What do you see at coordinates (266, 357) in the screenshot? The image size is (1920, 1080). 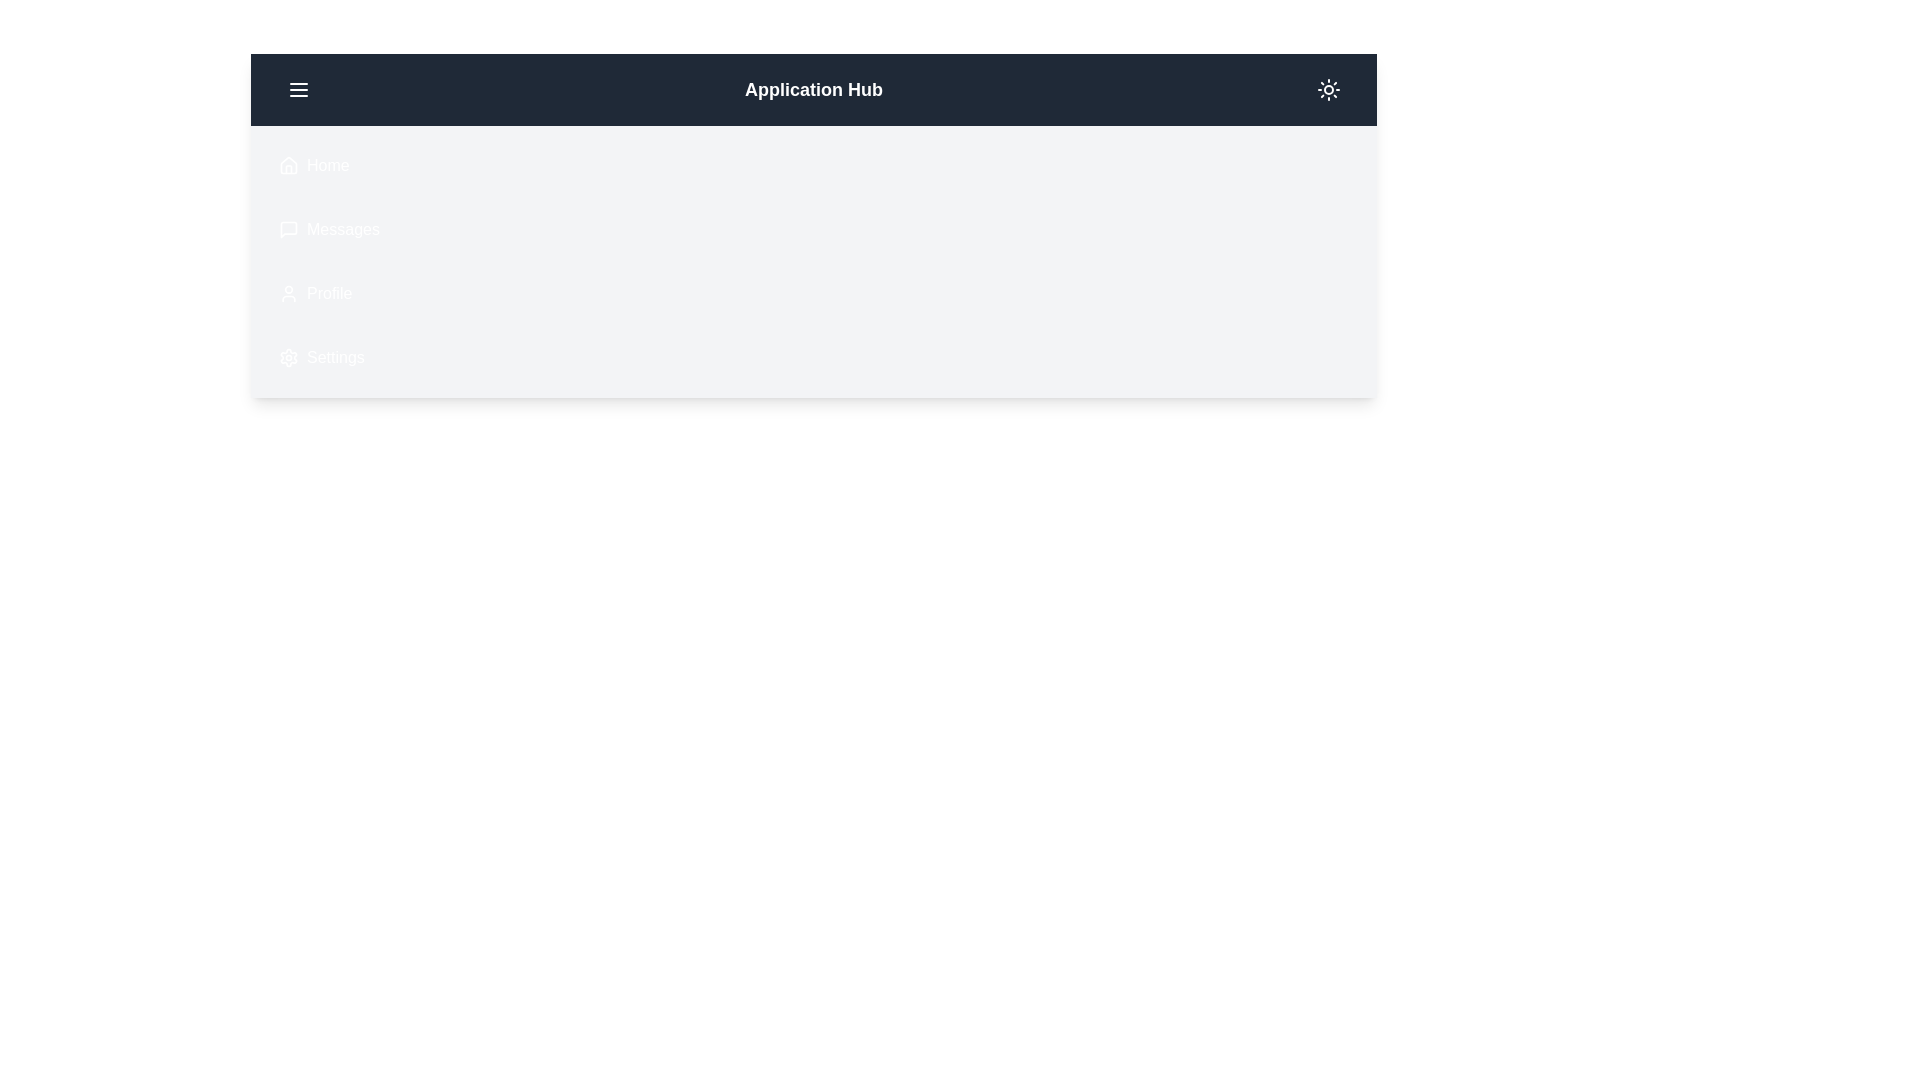 I see `the navigation item Settings` at bounding box center [266, 357].